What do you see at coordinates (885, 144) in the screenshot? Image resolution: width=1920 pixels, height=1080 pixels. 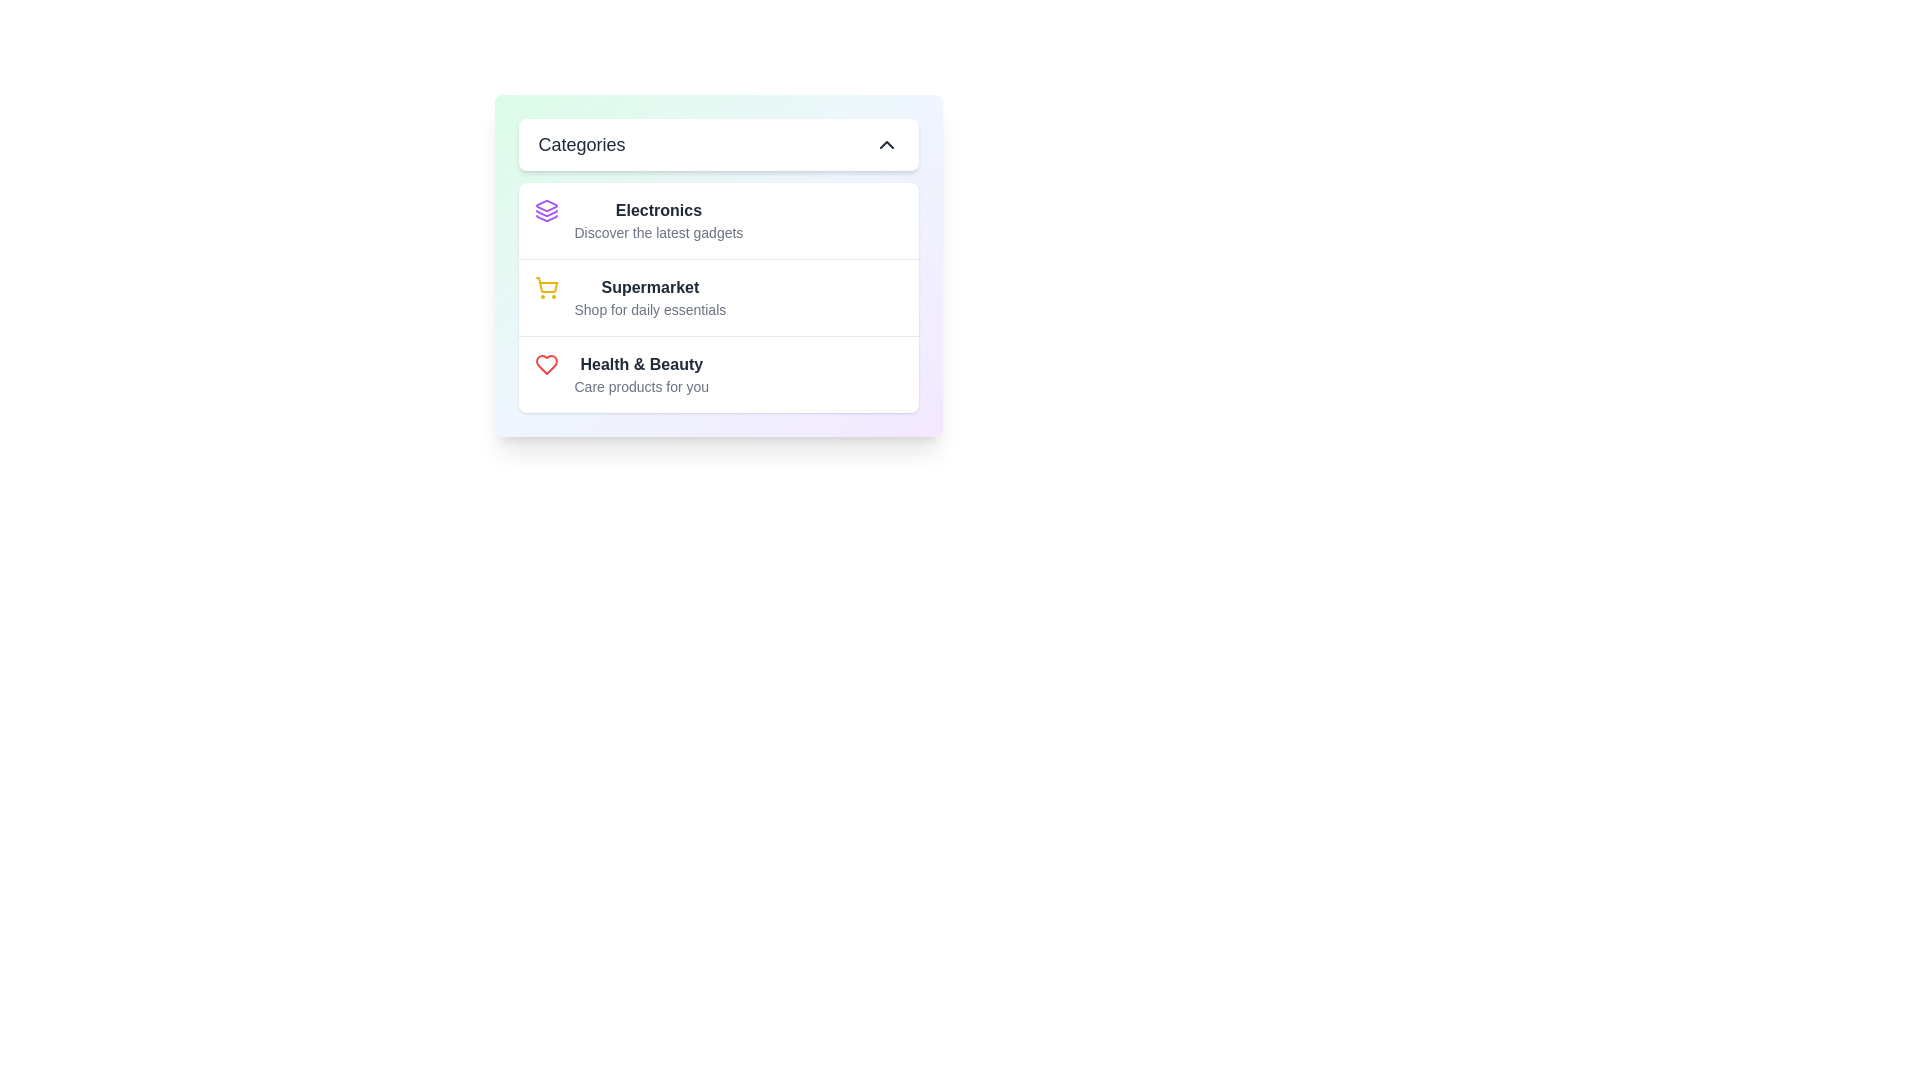 I see `the small upward-pointing chevron arrow icon located at the top-right corner of the 'Categories' section` at bounding box center [885, 144].